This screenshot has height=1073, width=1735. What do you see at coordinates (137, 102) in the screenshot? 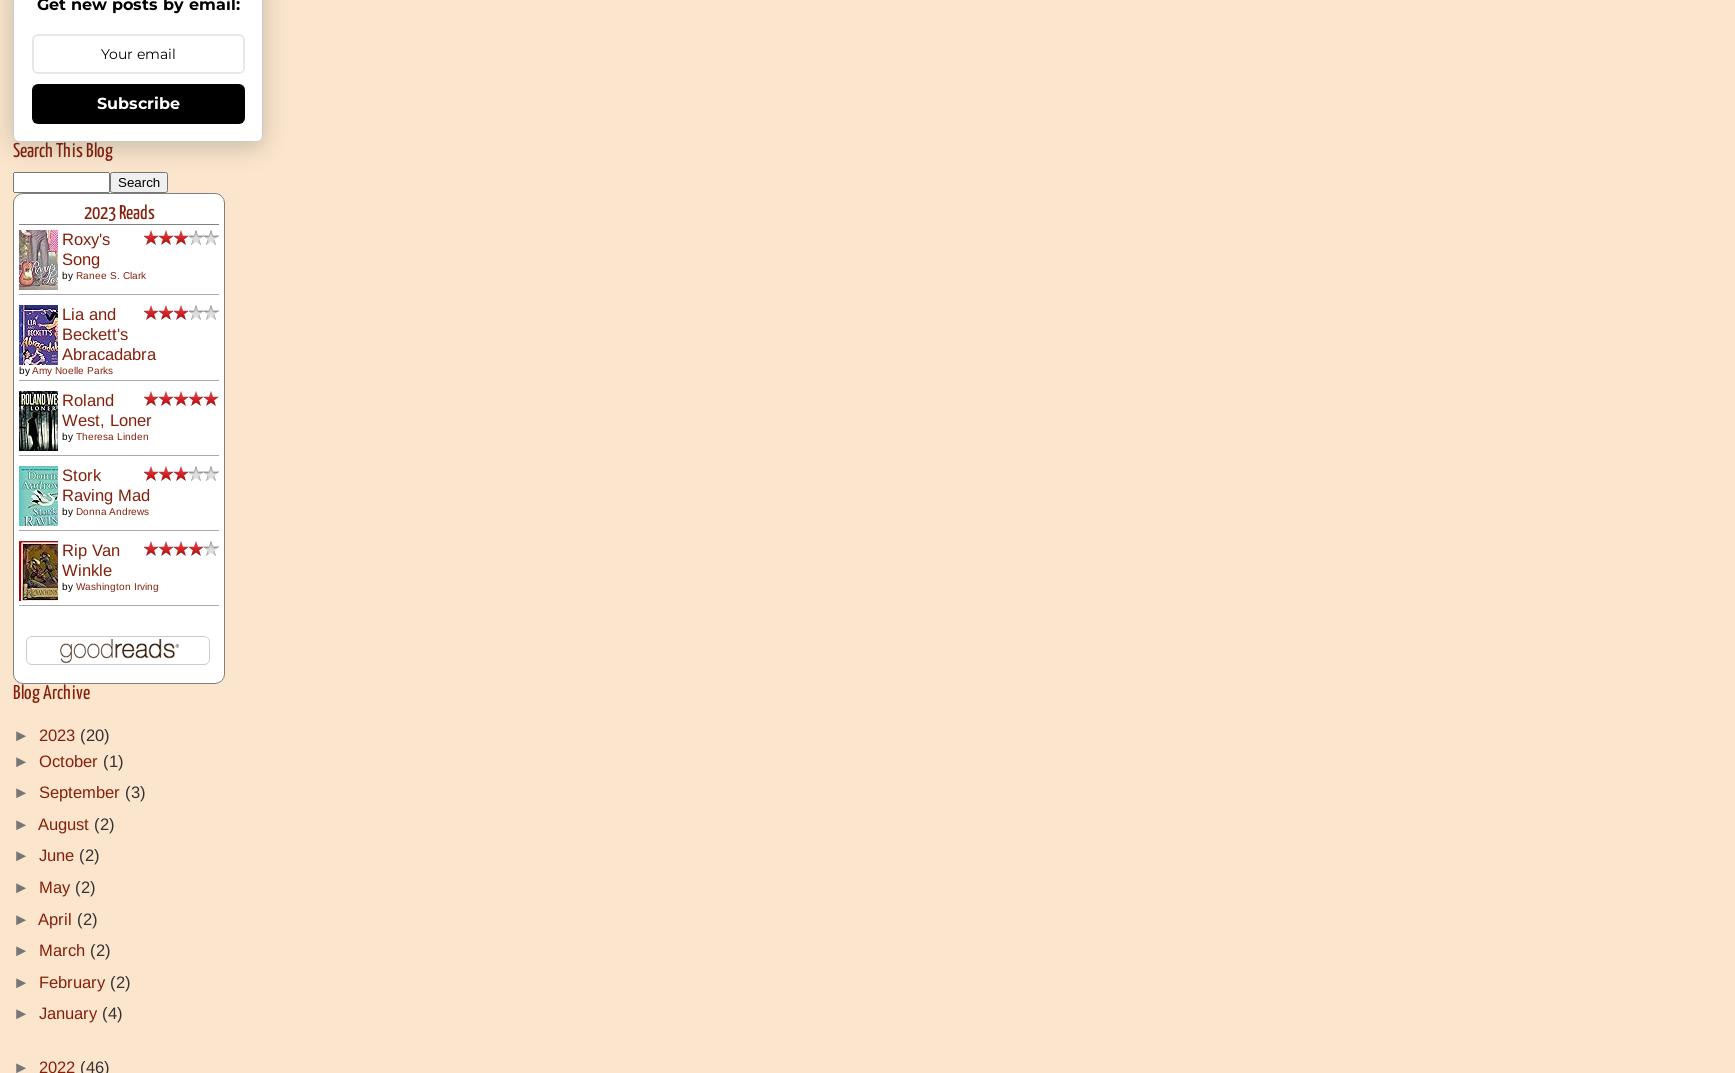
I see `'Subscribe'` at bounding box center [137, 102].